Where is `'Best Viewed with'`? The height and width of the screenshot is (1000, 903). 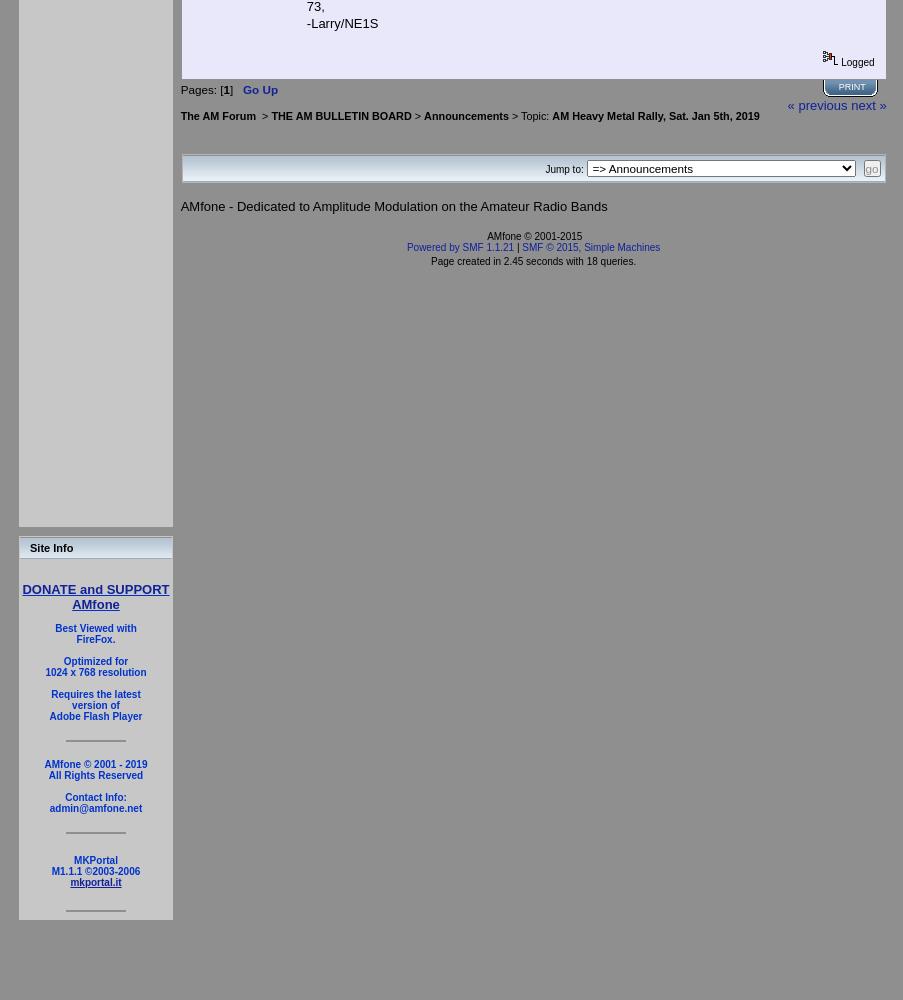
'Best Viewed with' is located at coordinates (95, 628).